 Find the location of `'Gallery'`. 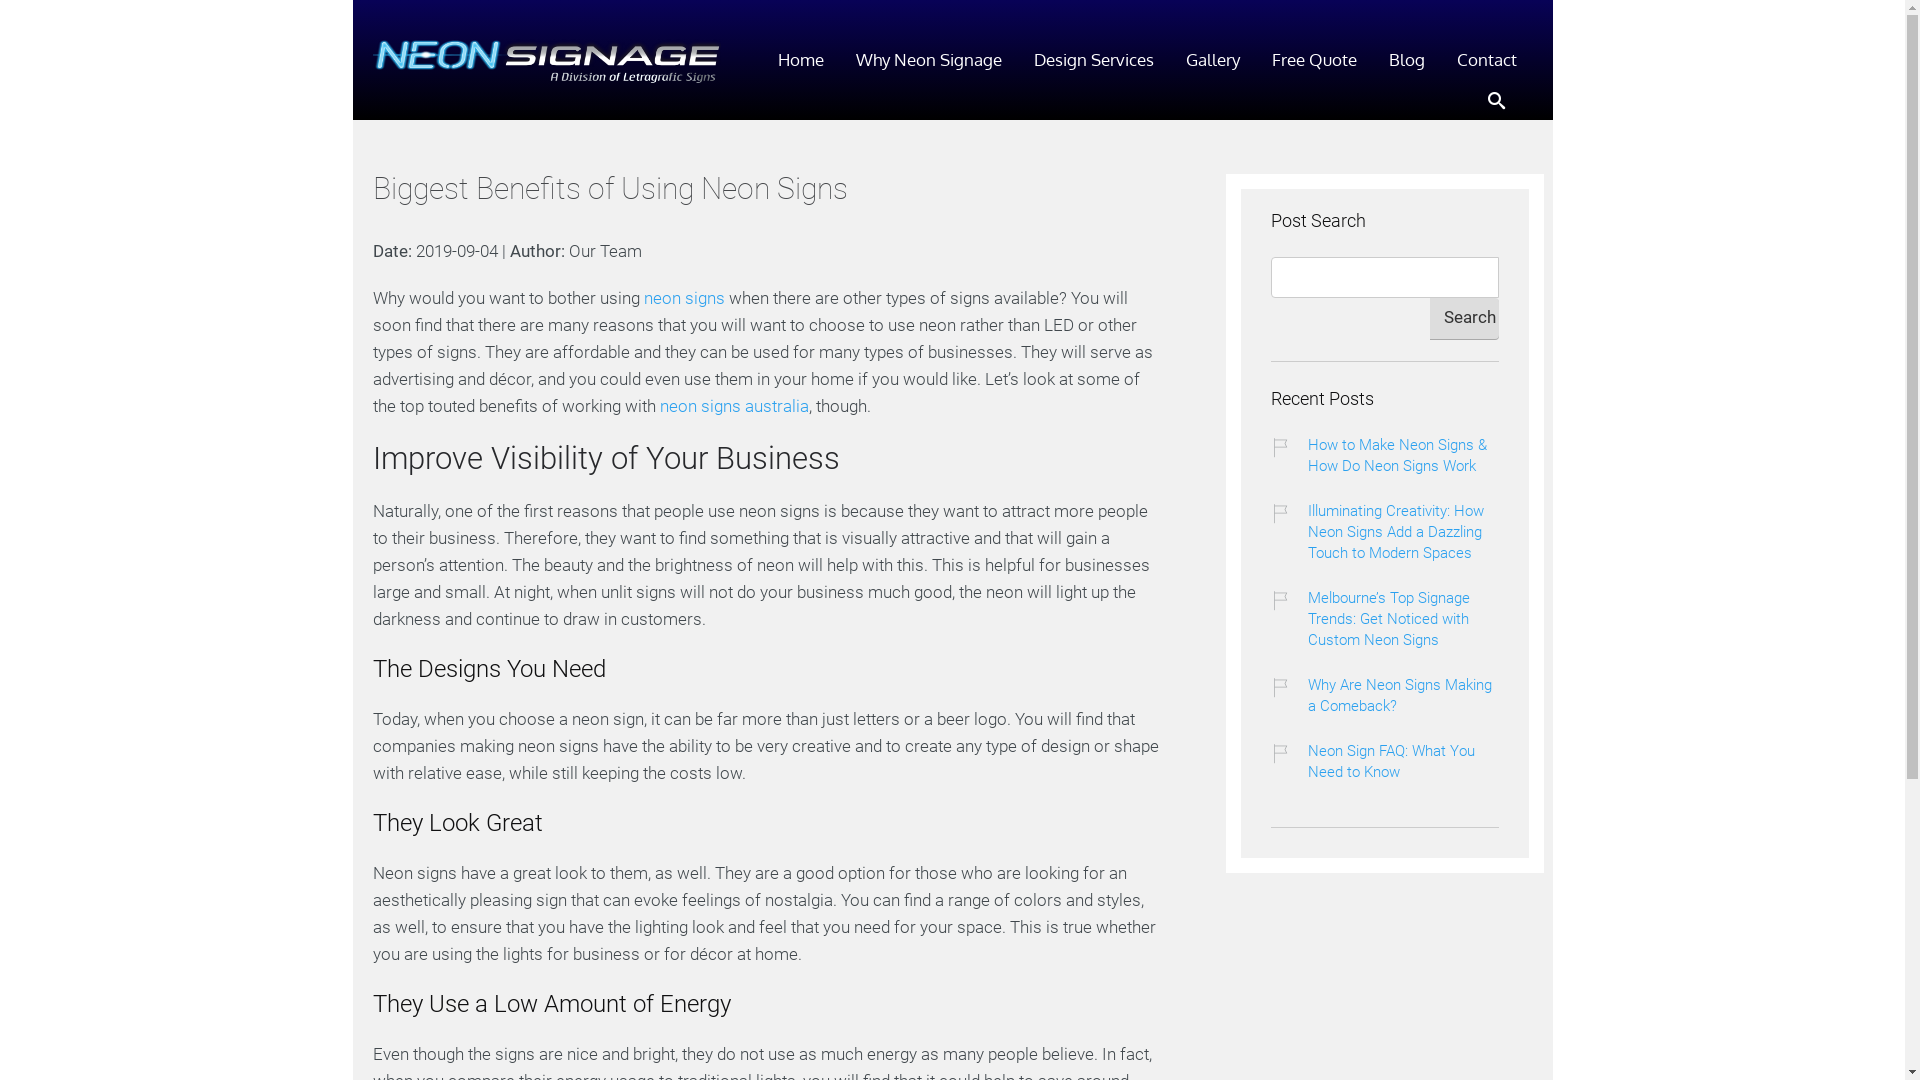

'Gallery' is located at coordinates (1212, 59).